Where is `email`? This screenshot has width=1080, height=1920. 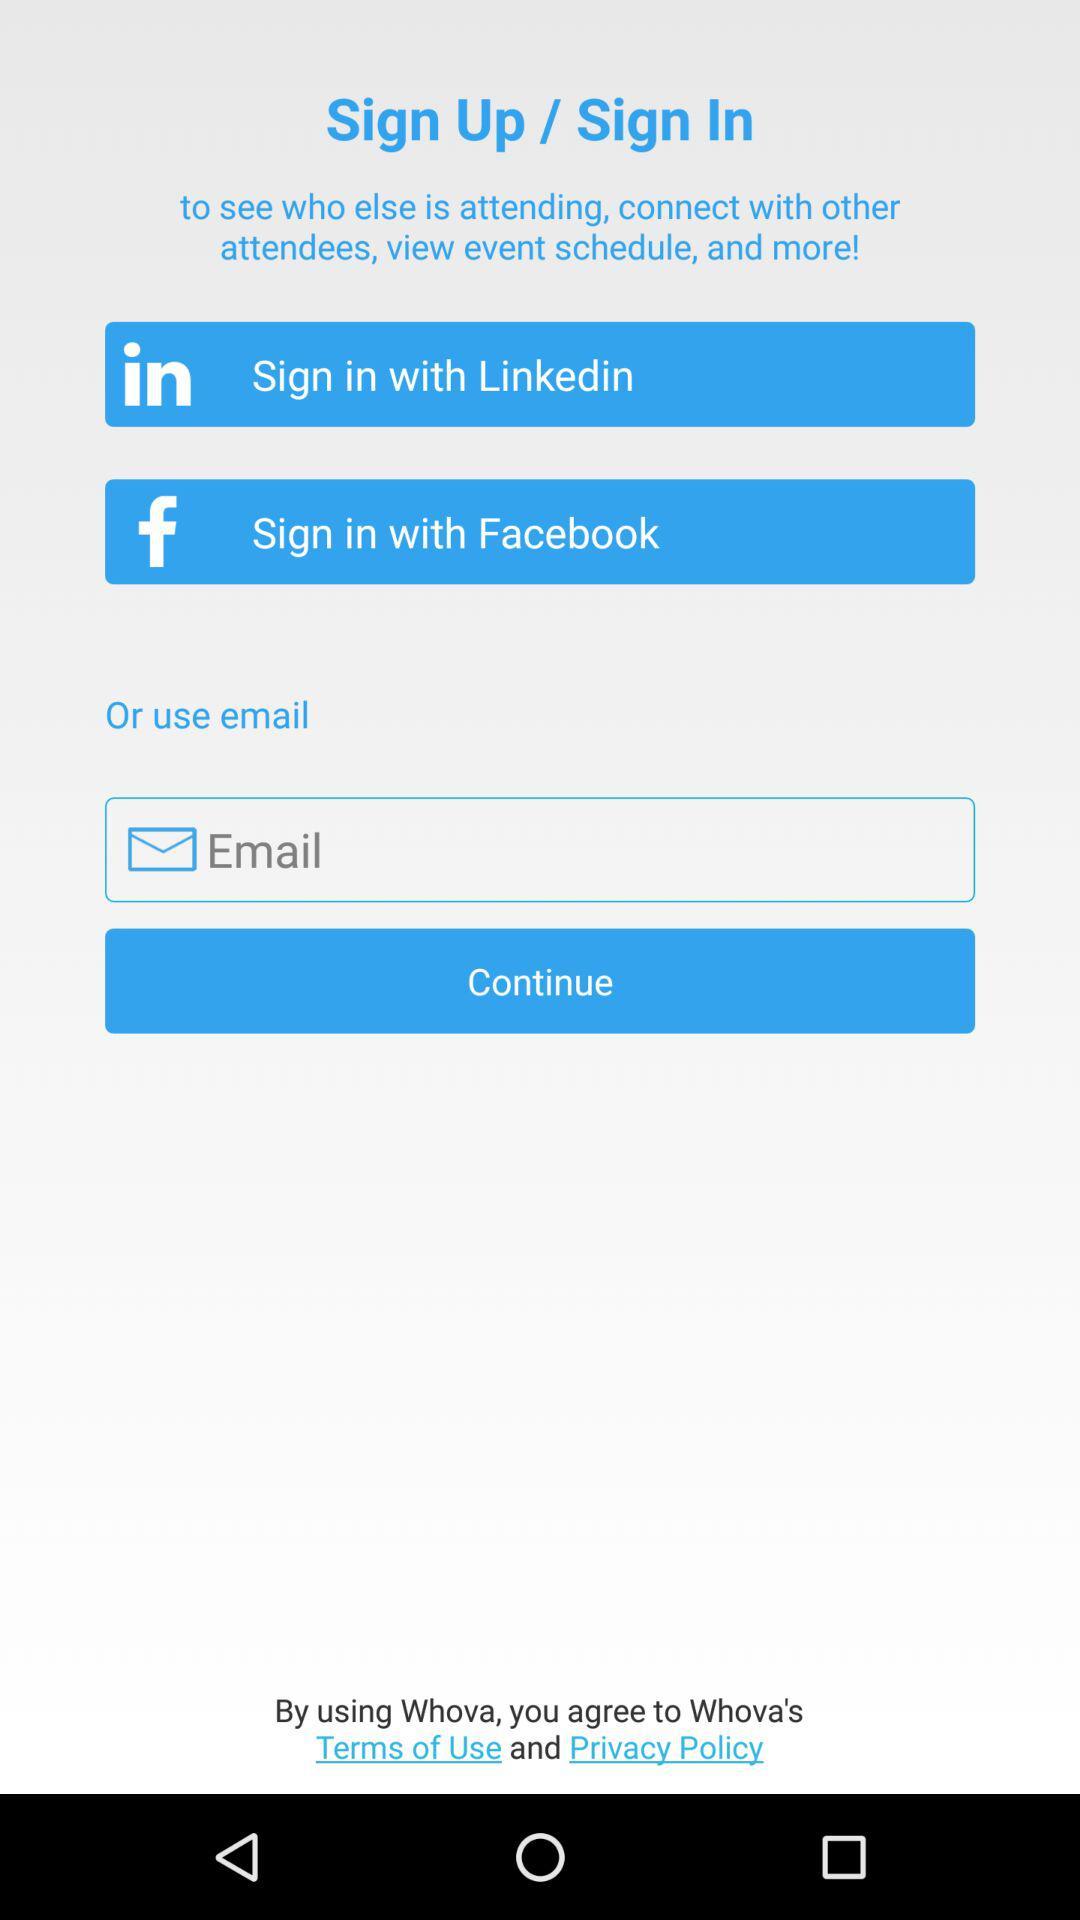 email is located at coordinates (540, 849).